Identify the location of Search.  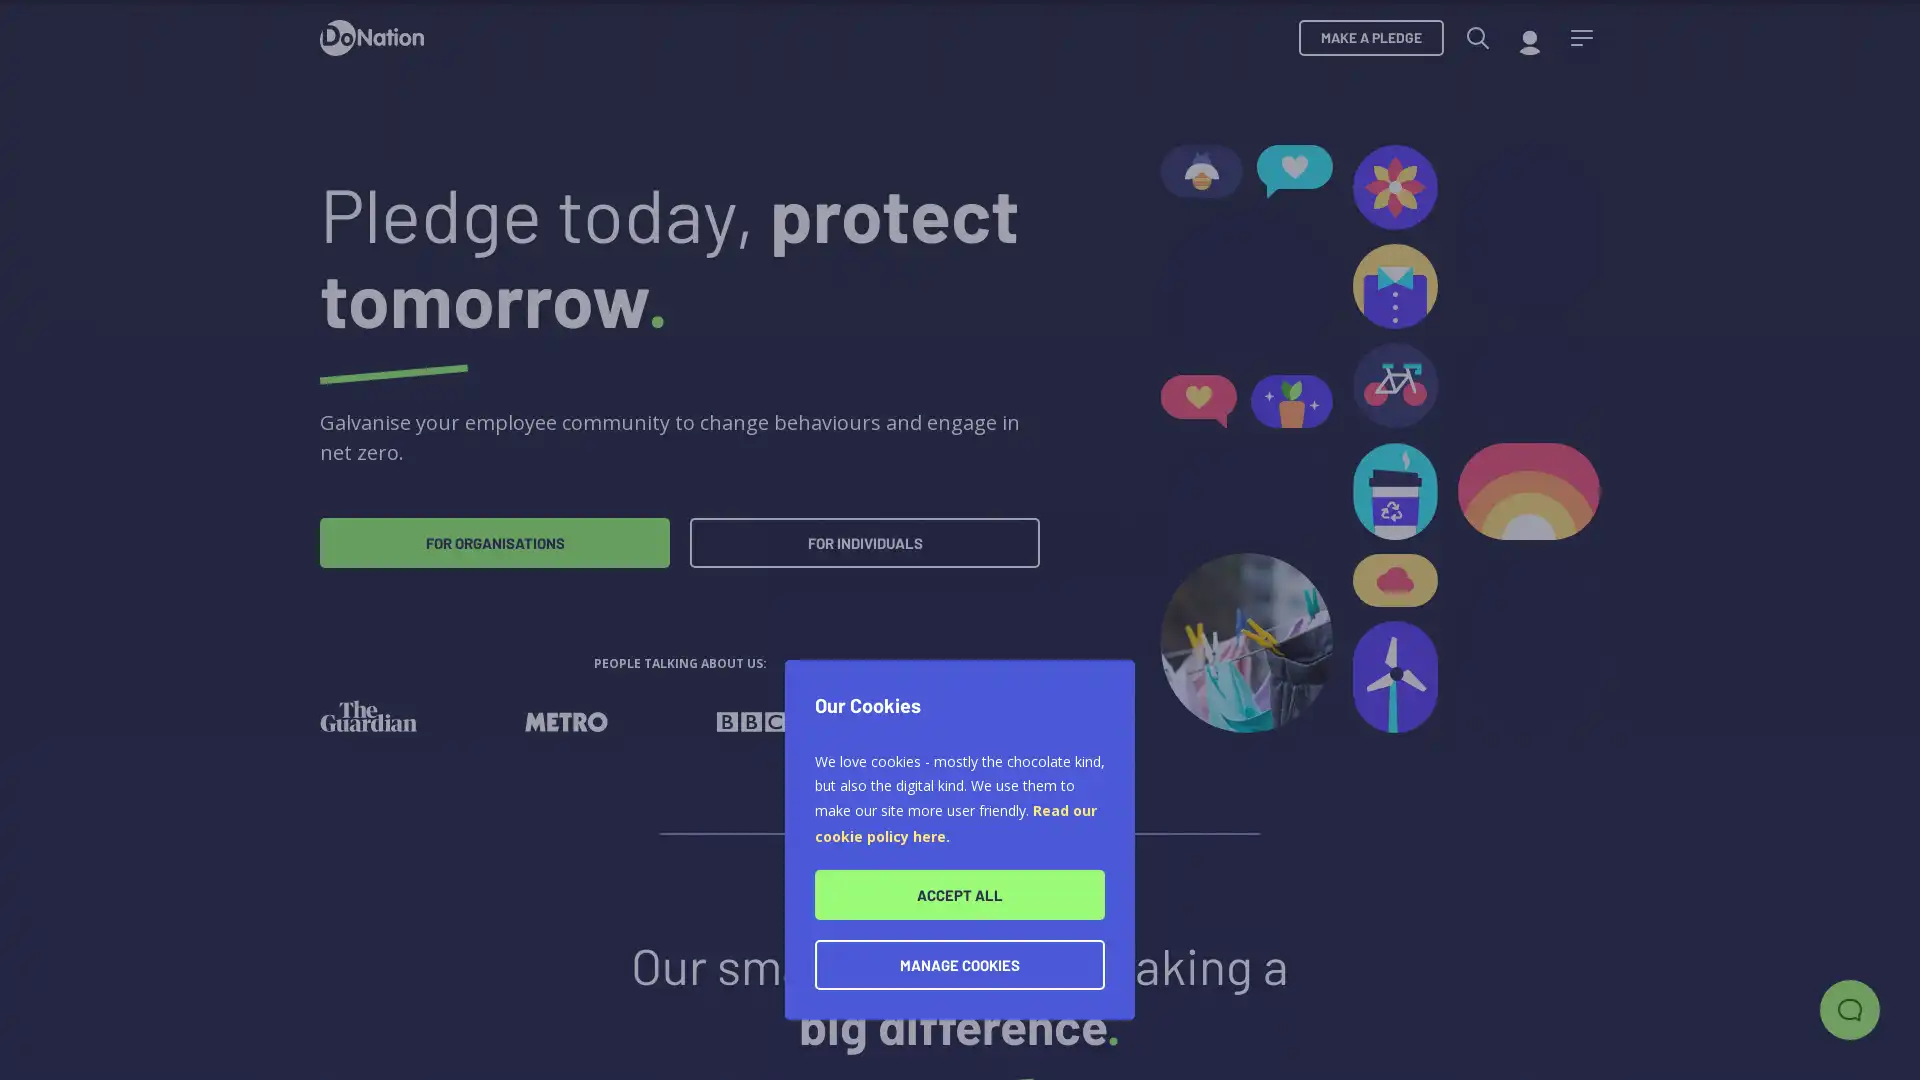
(1478, 38).